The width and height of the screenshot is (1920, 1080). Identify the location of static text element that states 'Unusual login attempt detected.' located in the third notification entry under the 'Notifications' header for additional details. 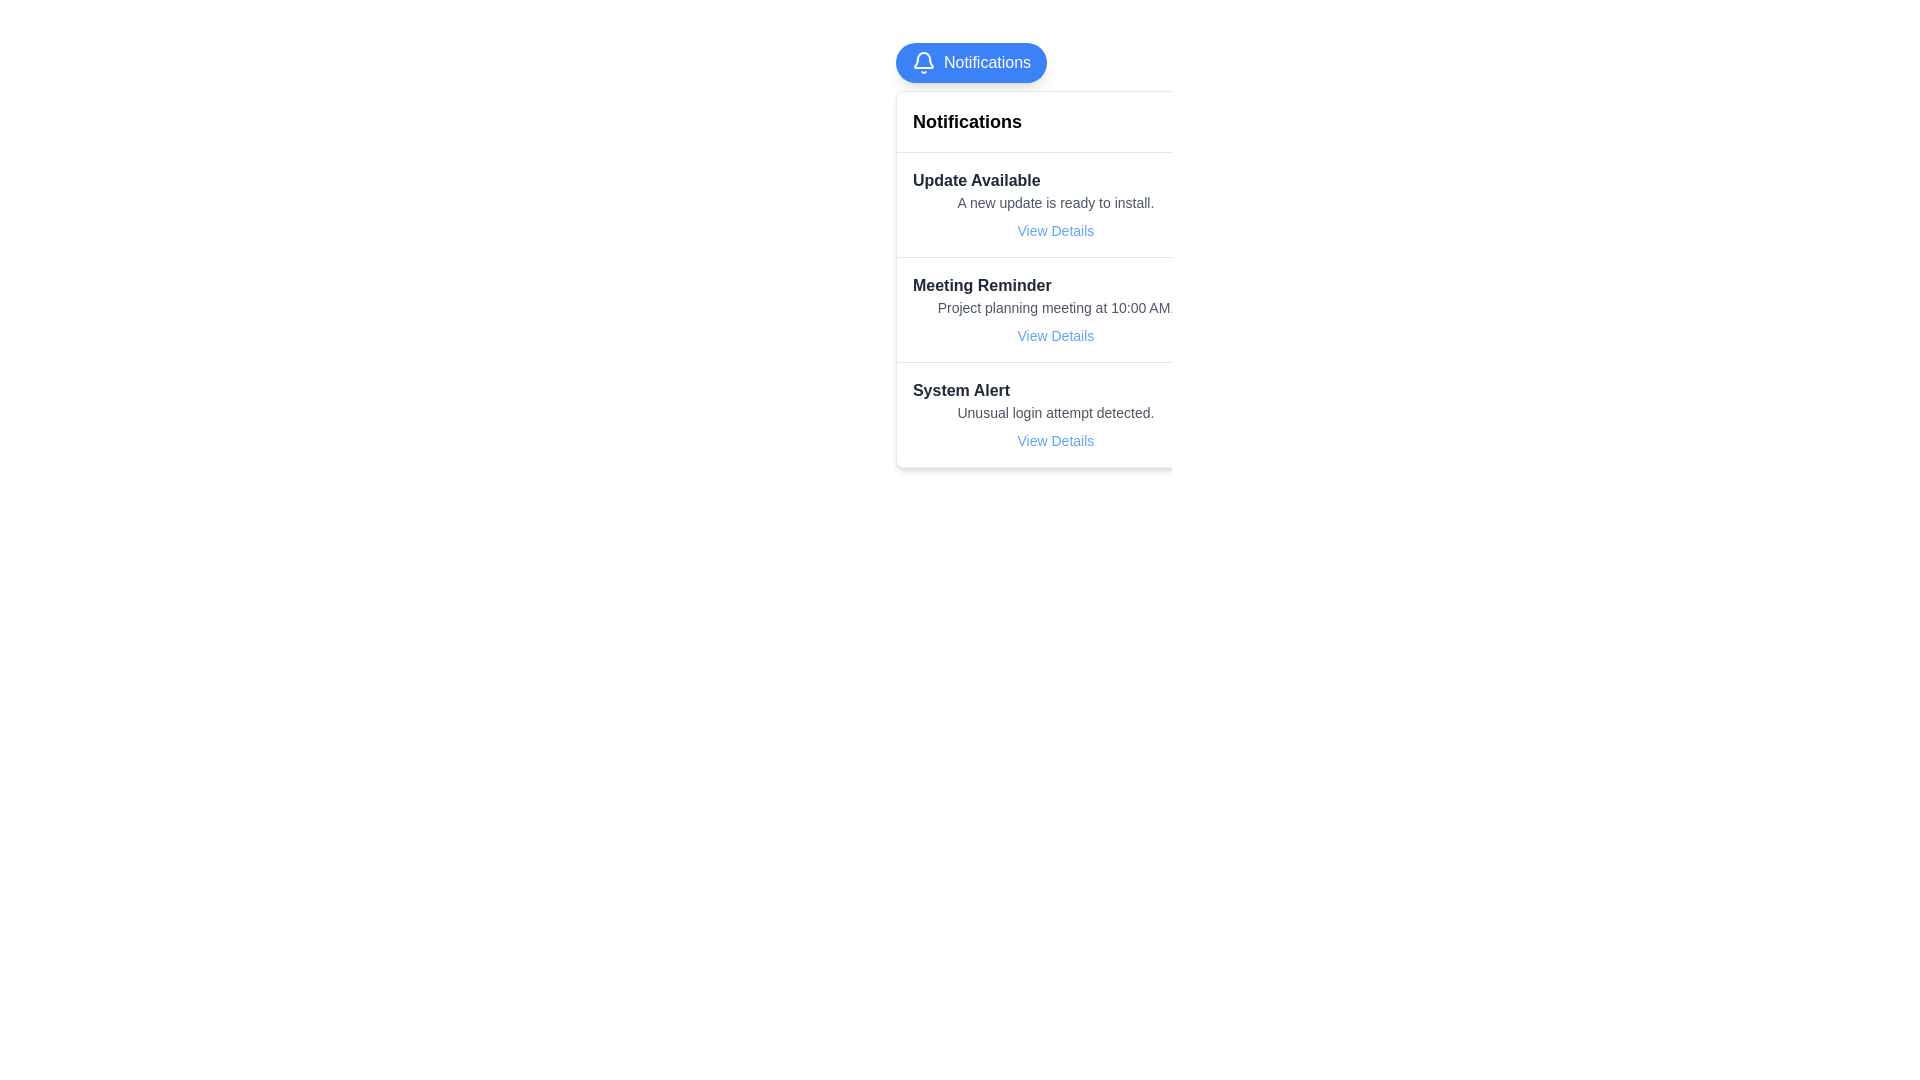
(1055, 411).